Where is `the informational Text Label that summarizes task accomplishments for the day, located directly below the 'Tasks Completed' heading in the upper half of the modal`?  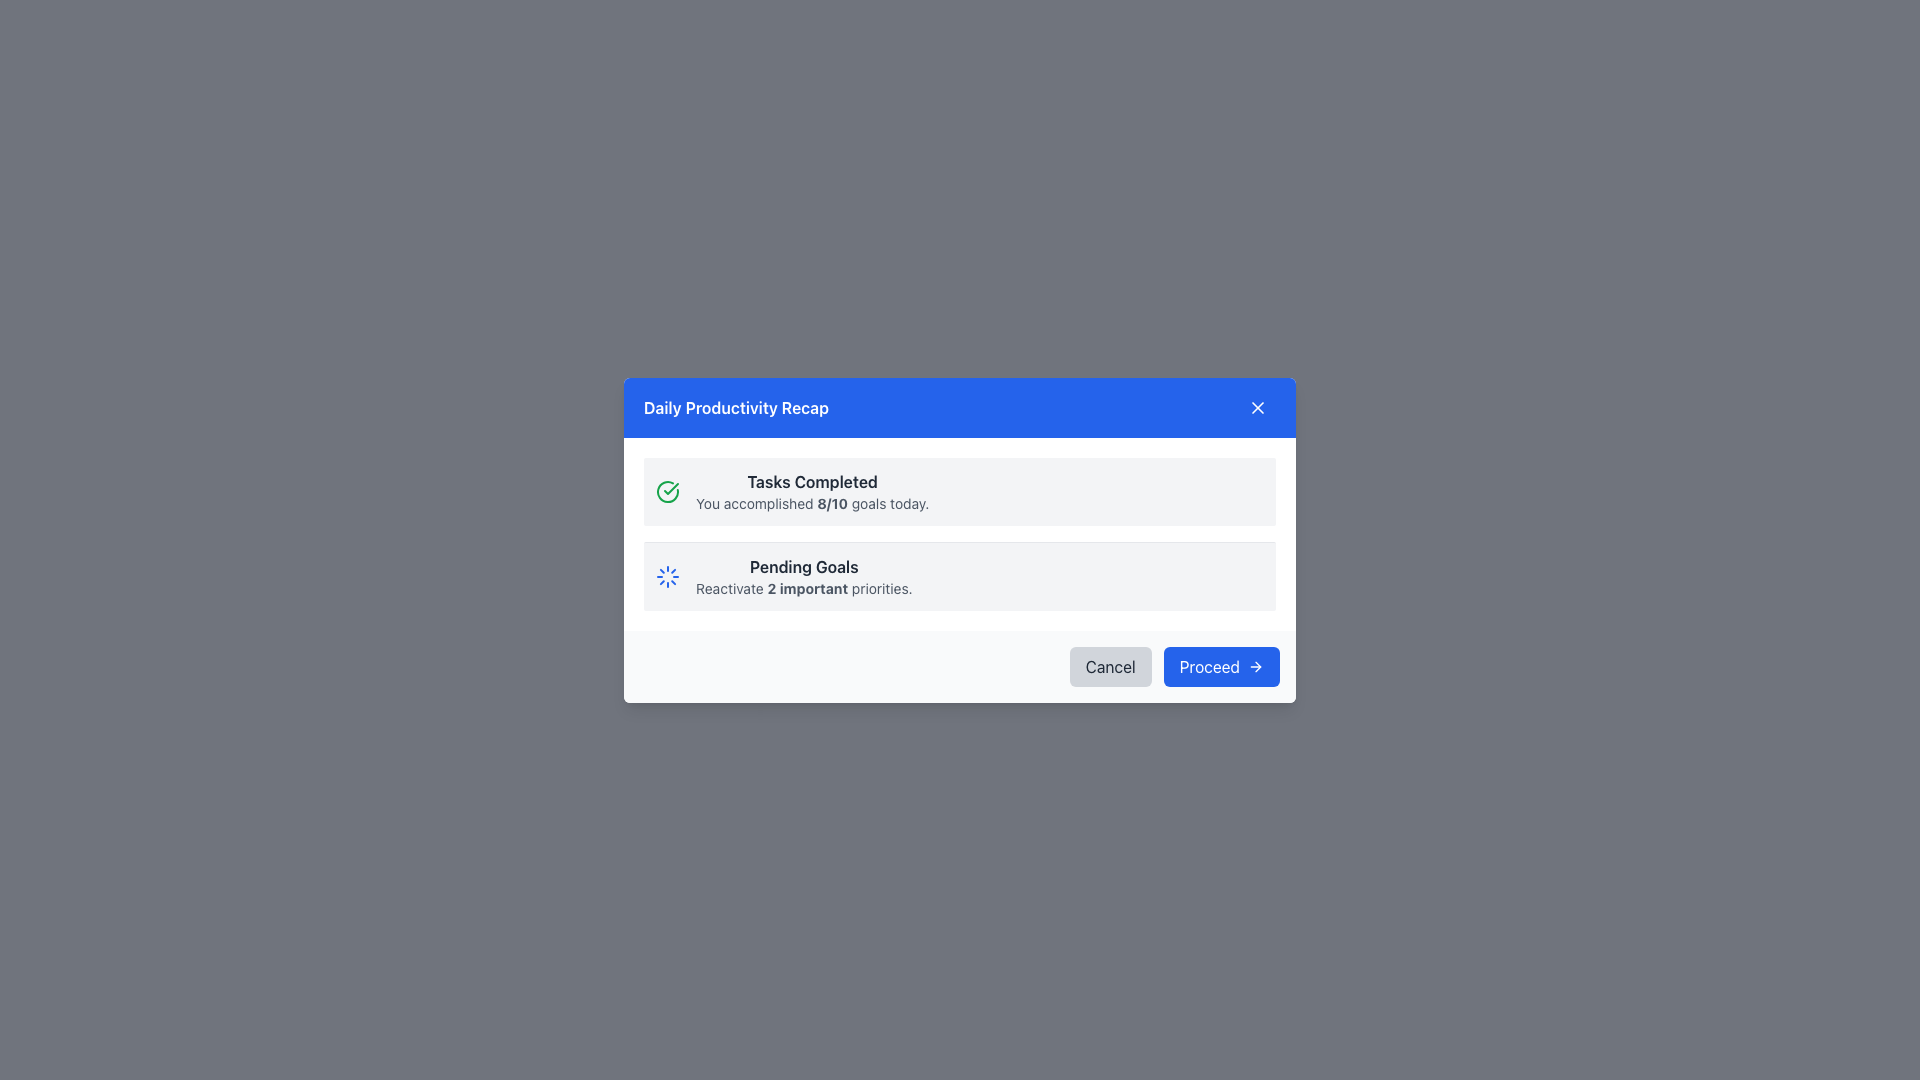
the informational Text Label that summarizes task accomplishments for the day, located directly below the 'Tasks Completed' heading in the upper half of the modal is located at coordinates (812, 502).